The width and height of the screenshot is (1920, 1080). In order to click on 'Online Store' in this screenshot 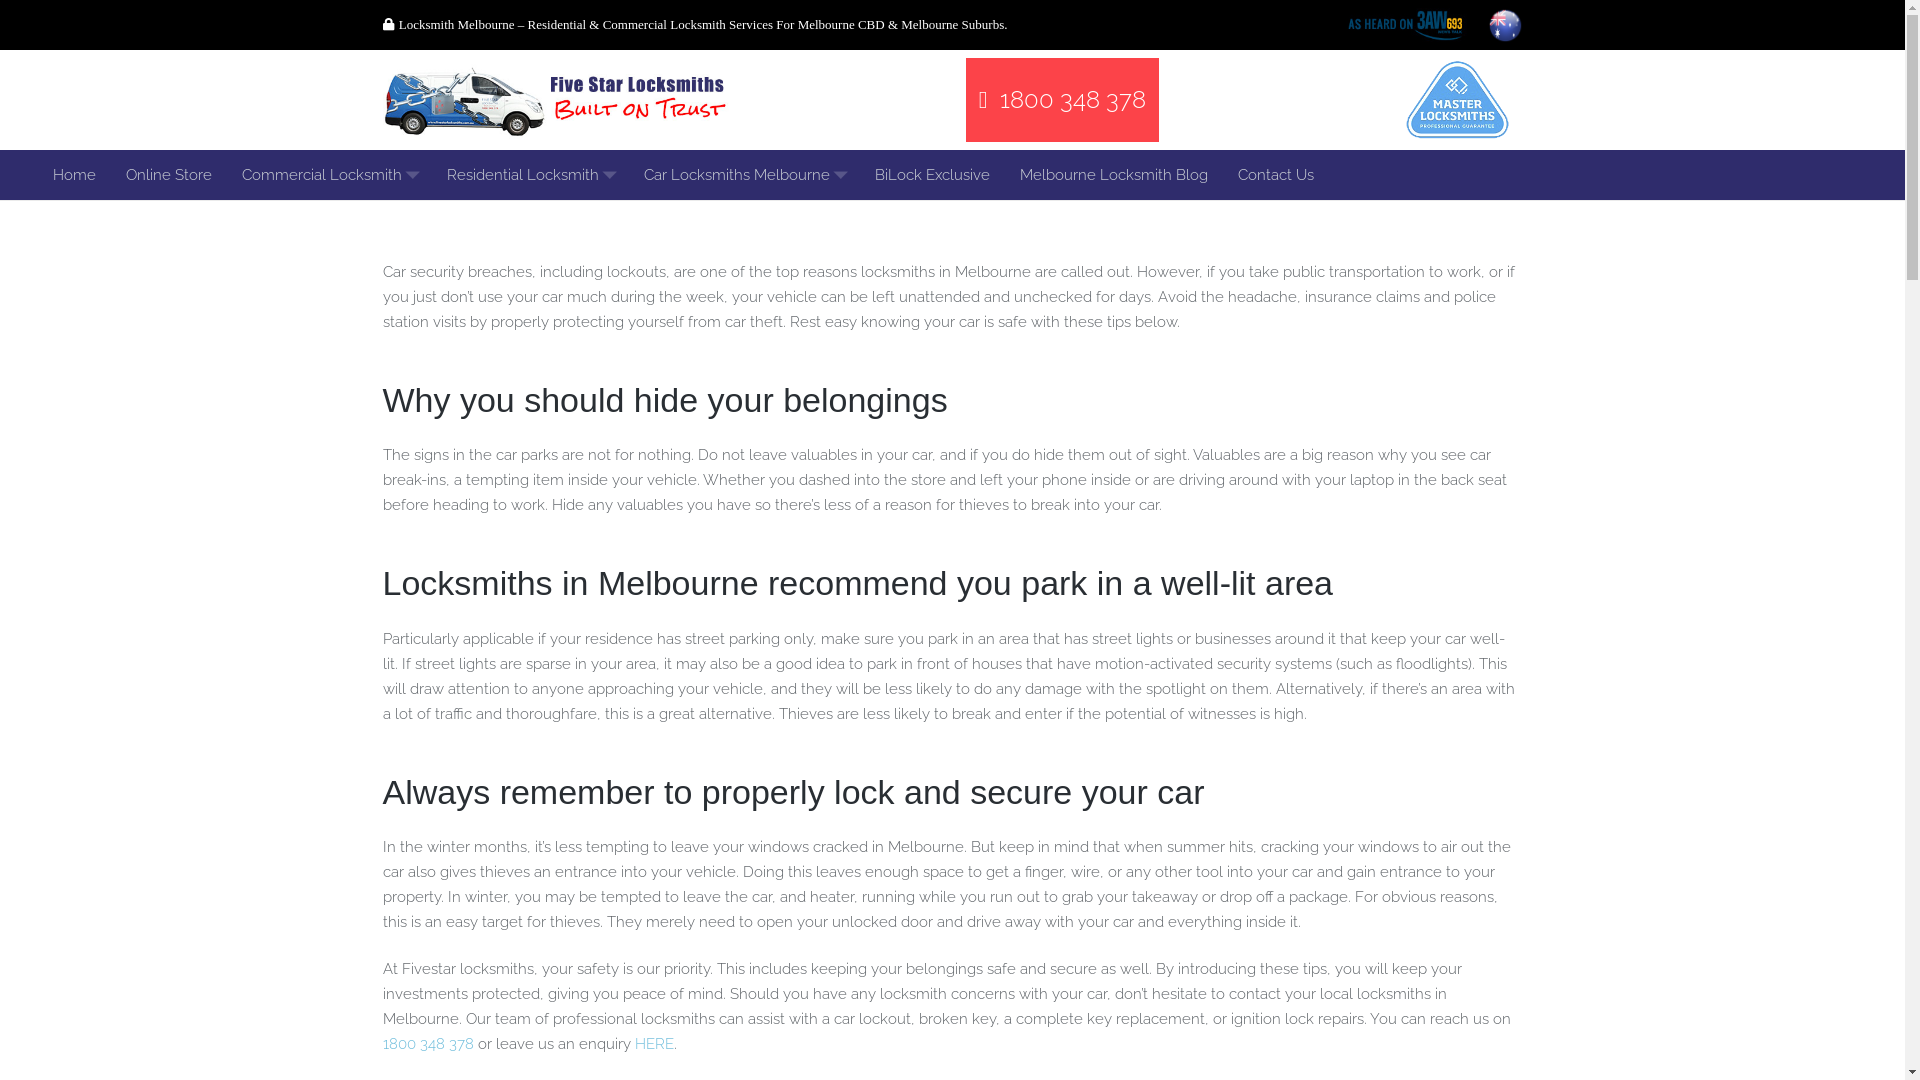, I will do `click(168, 173)`.